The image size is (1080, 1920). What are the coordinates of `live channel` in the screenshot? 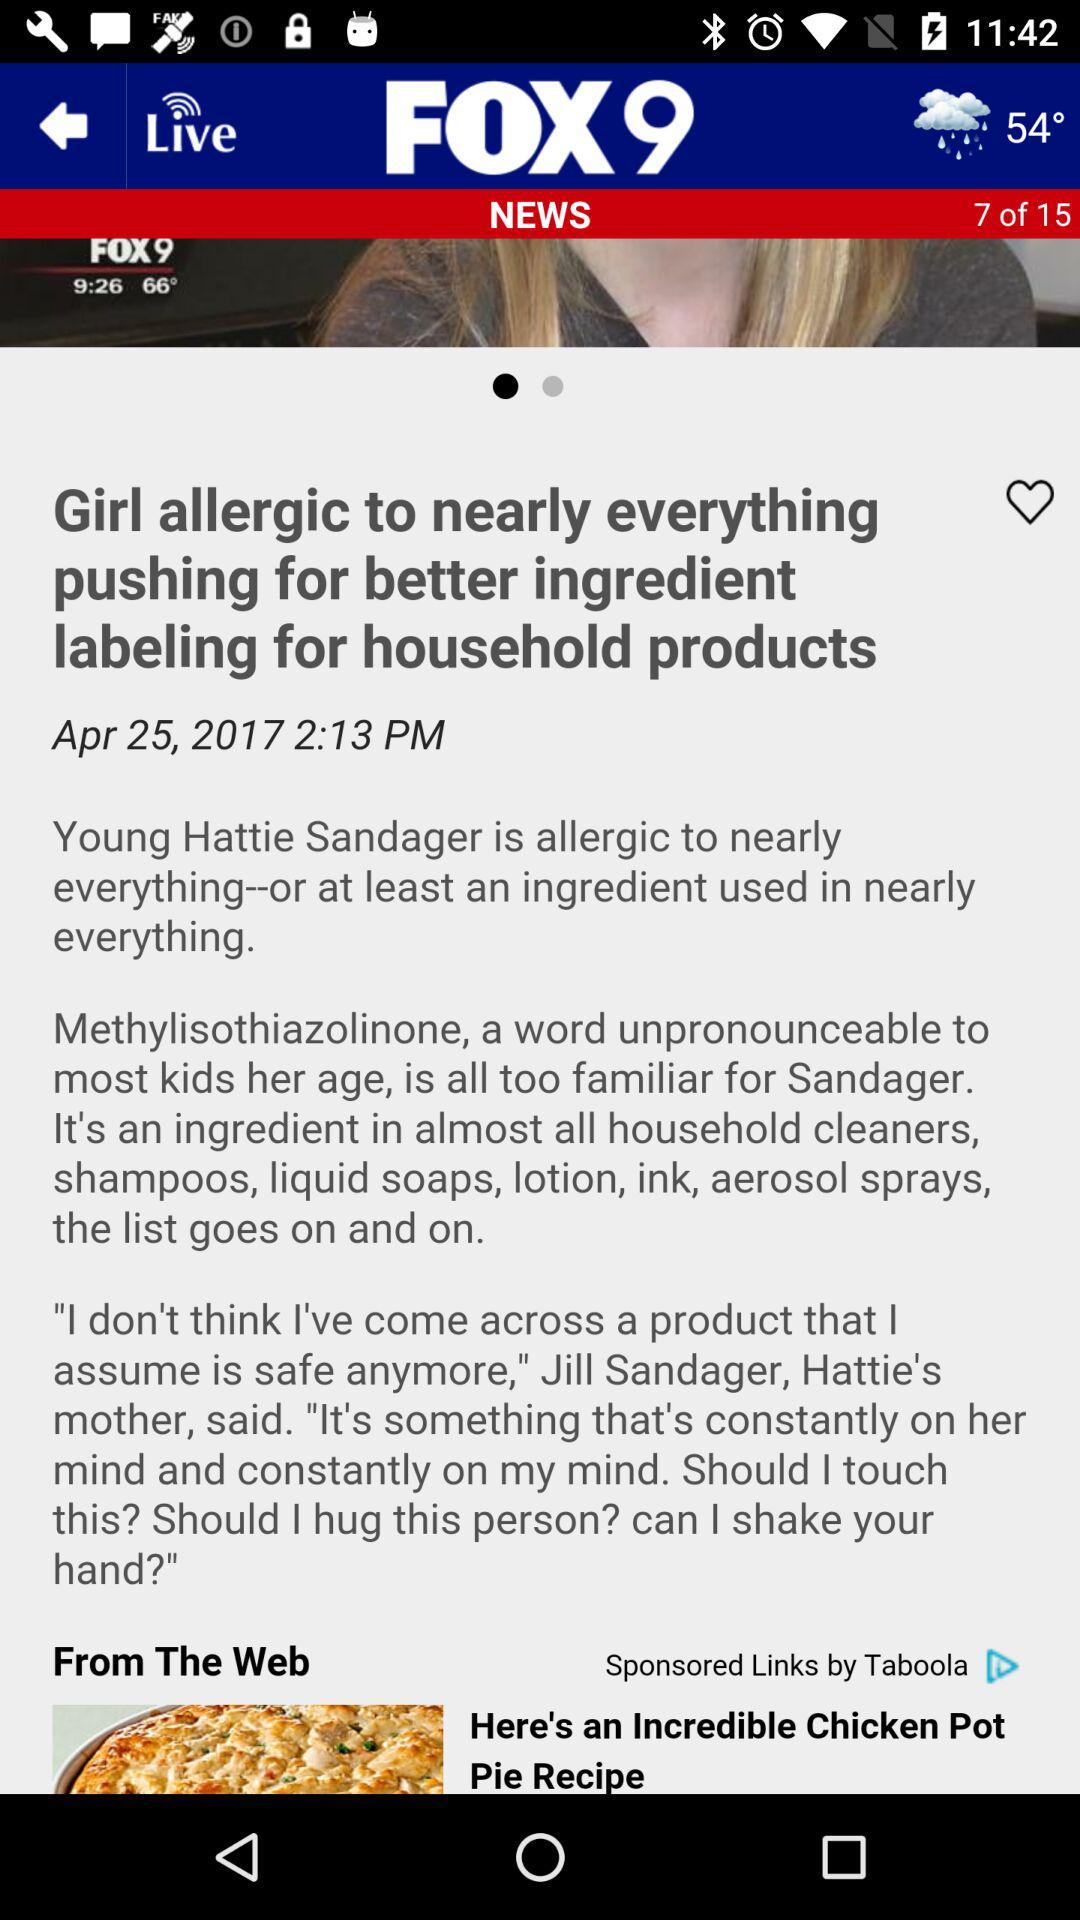 It's located at (189, 124).